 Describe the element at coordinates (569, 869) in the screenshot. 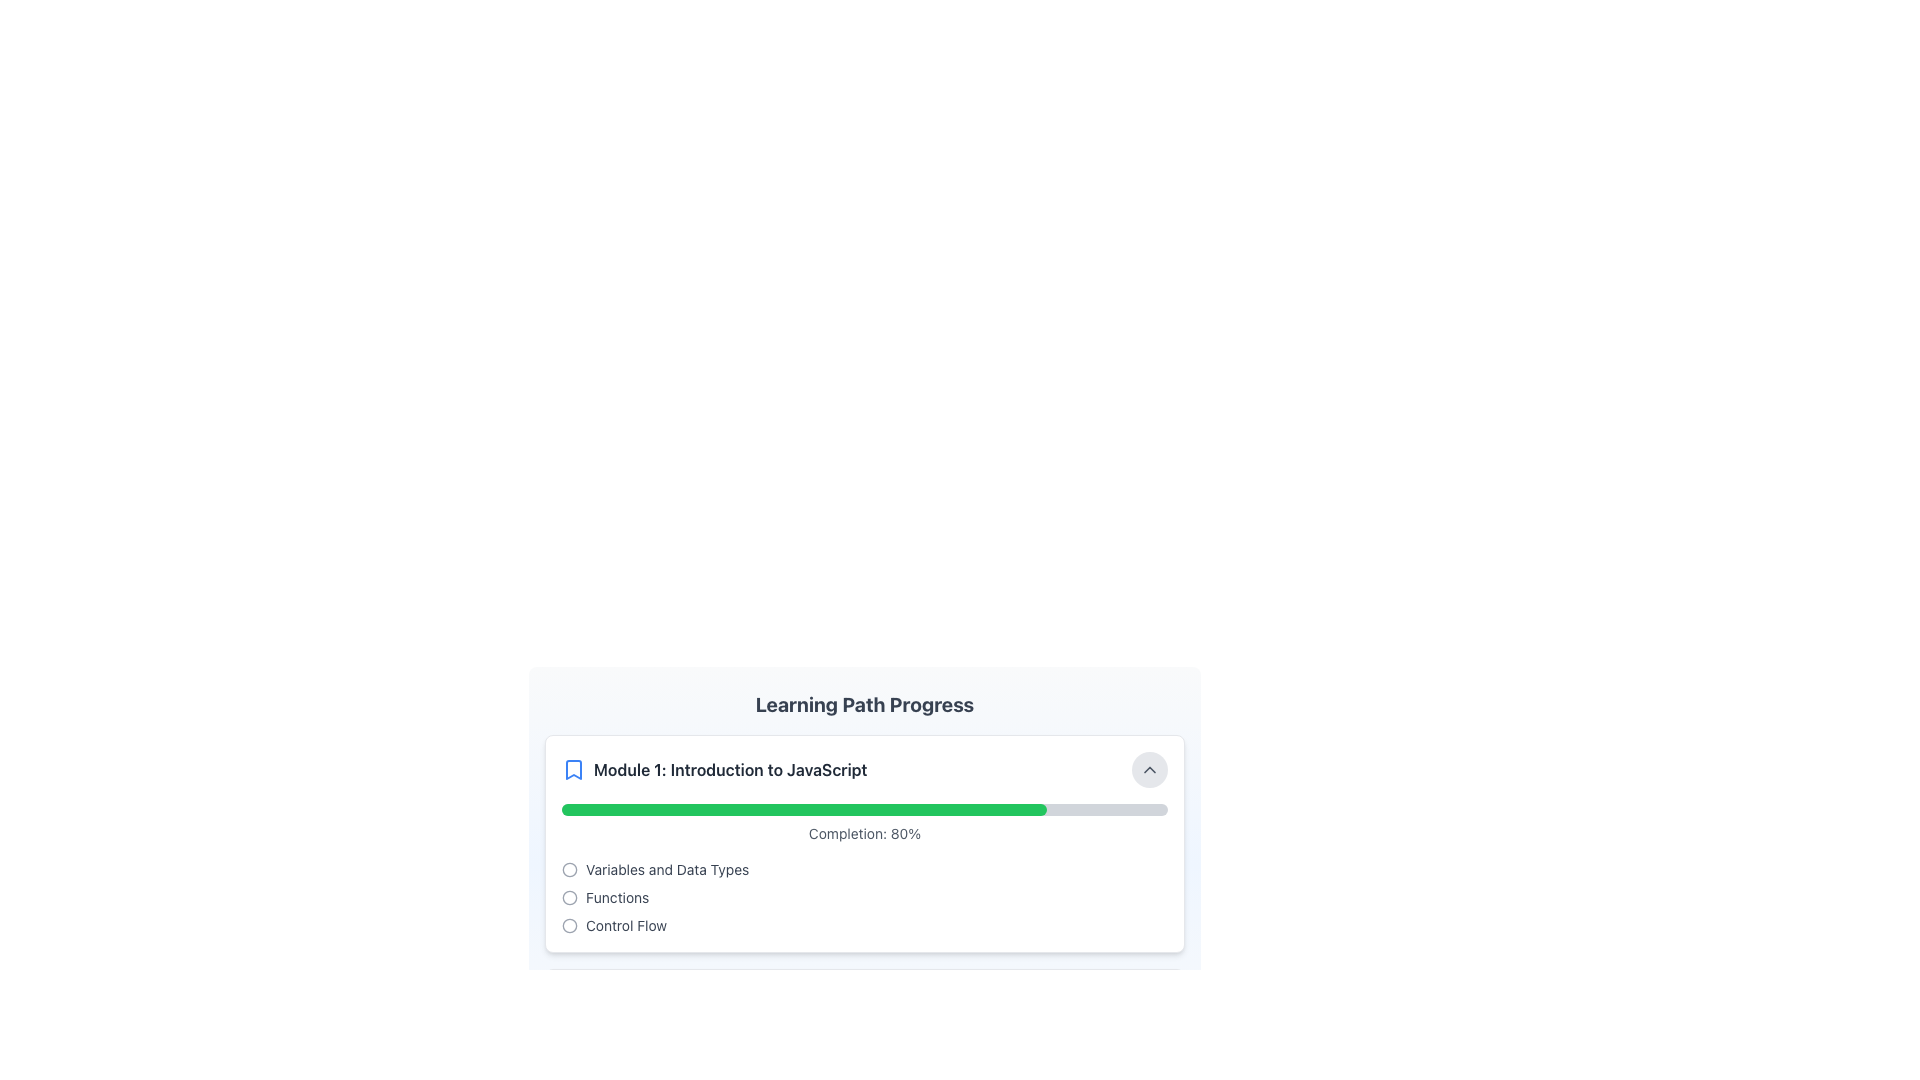

I see `the first icon located to the left of the 'Variables and Data Types' text, which serves to mark or emphasize adjacent text` at that location.